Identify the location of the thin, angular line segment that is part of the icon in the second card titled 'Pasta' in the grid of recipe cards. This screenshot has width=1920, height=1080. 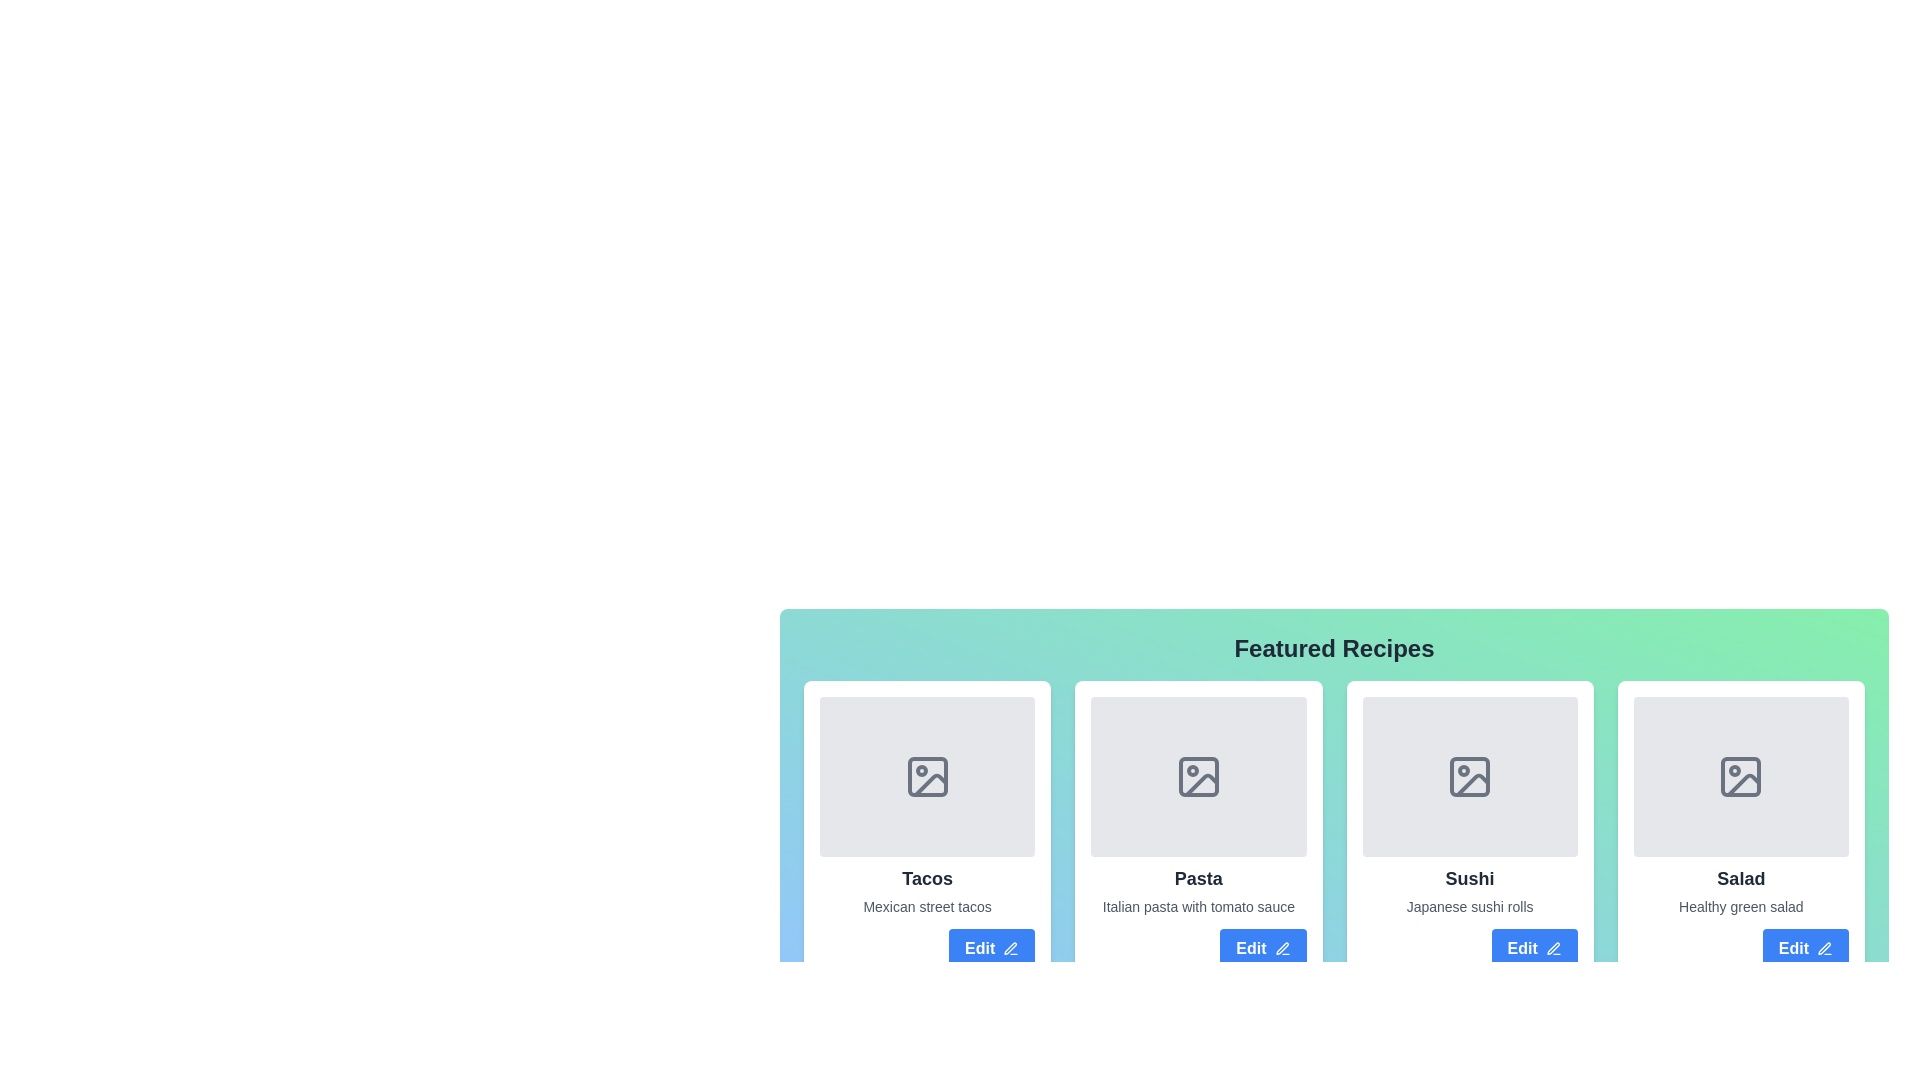
(1200, 784).